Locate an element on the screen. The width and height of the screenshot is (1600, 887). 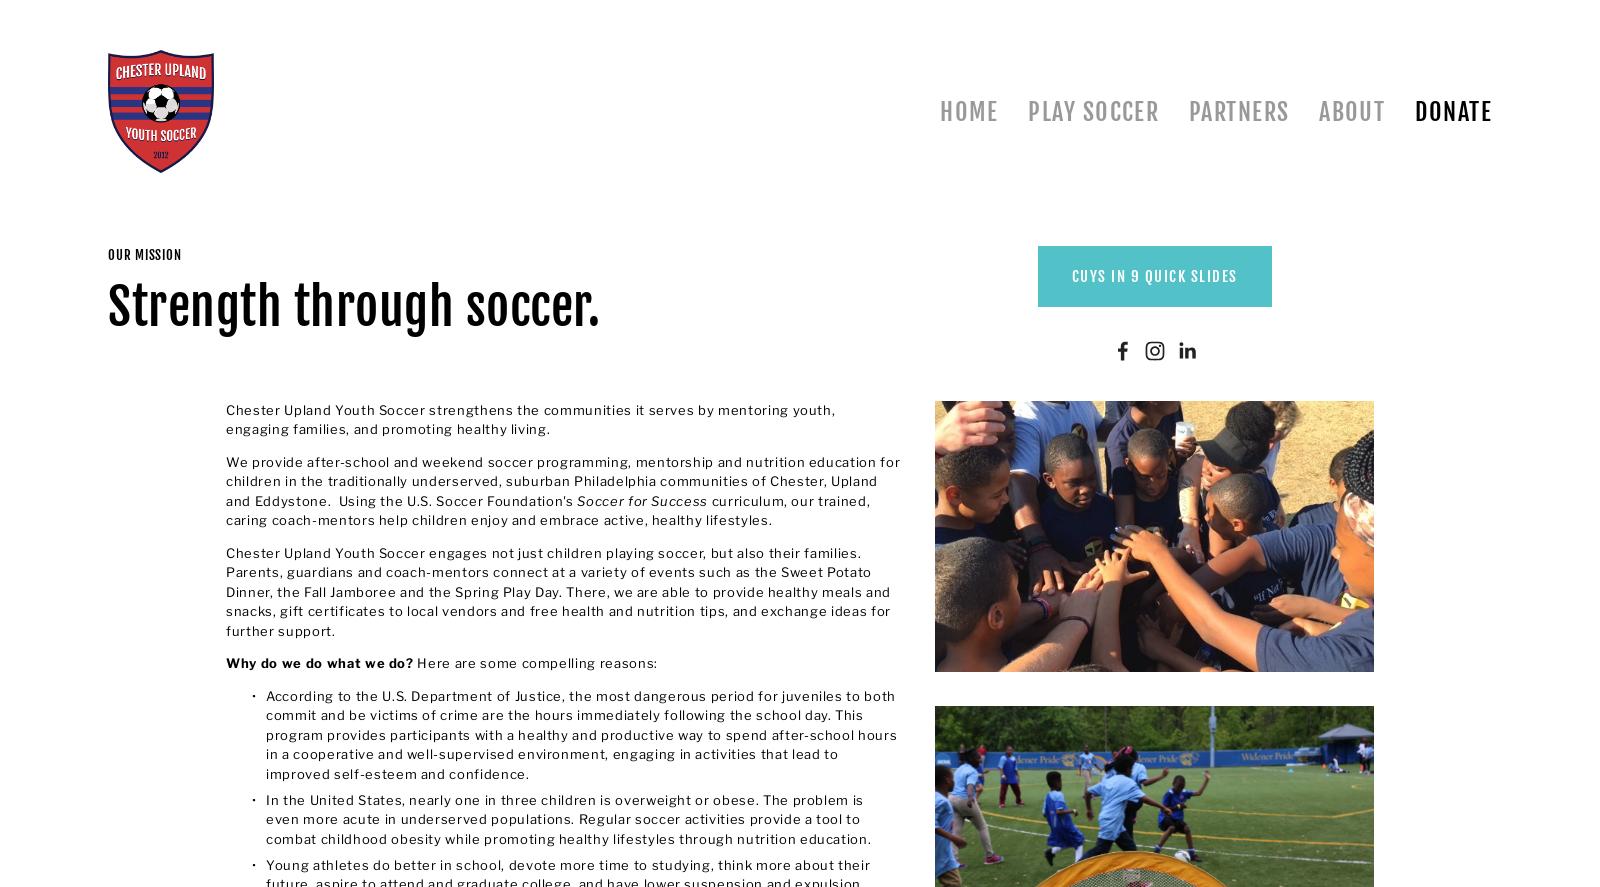
'Strength through soccer.' is located at coordinates (354, 306).